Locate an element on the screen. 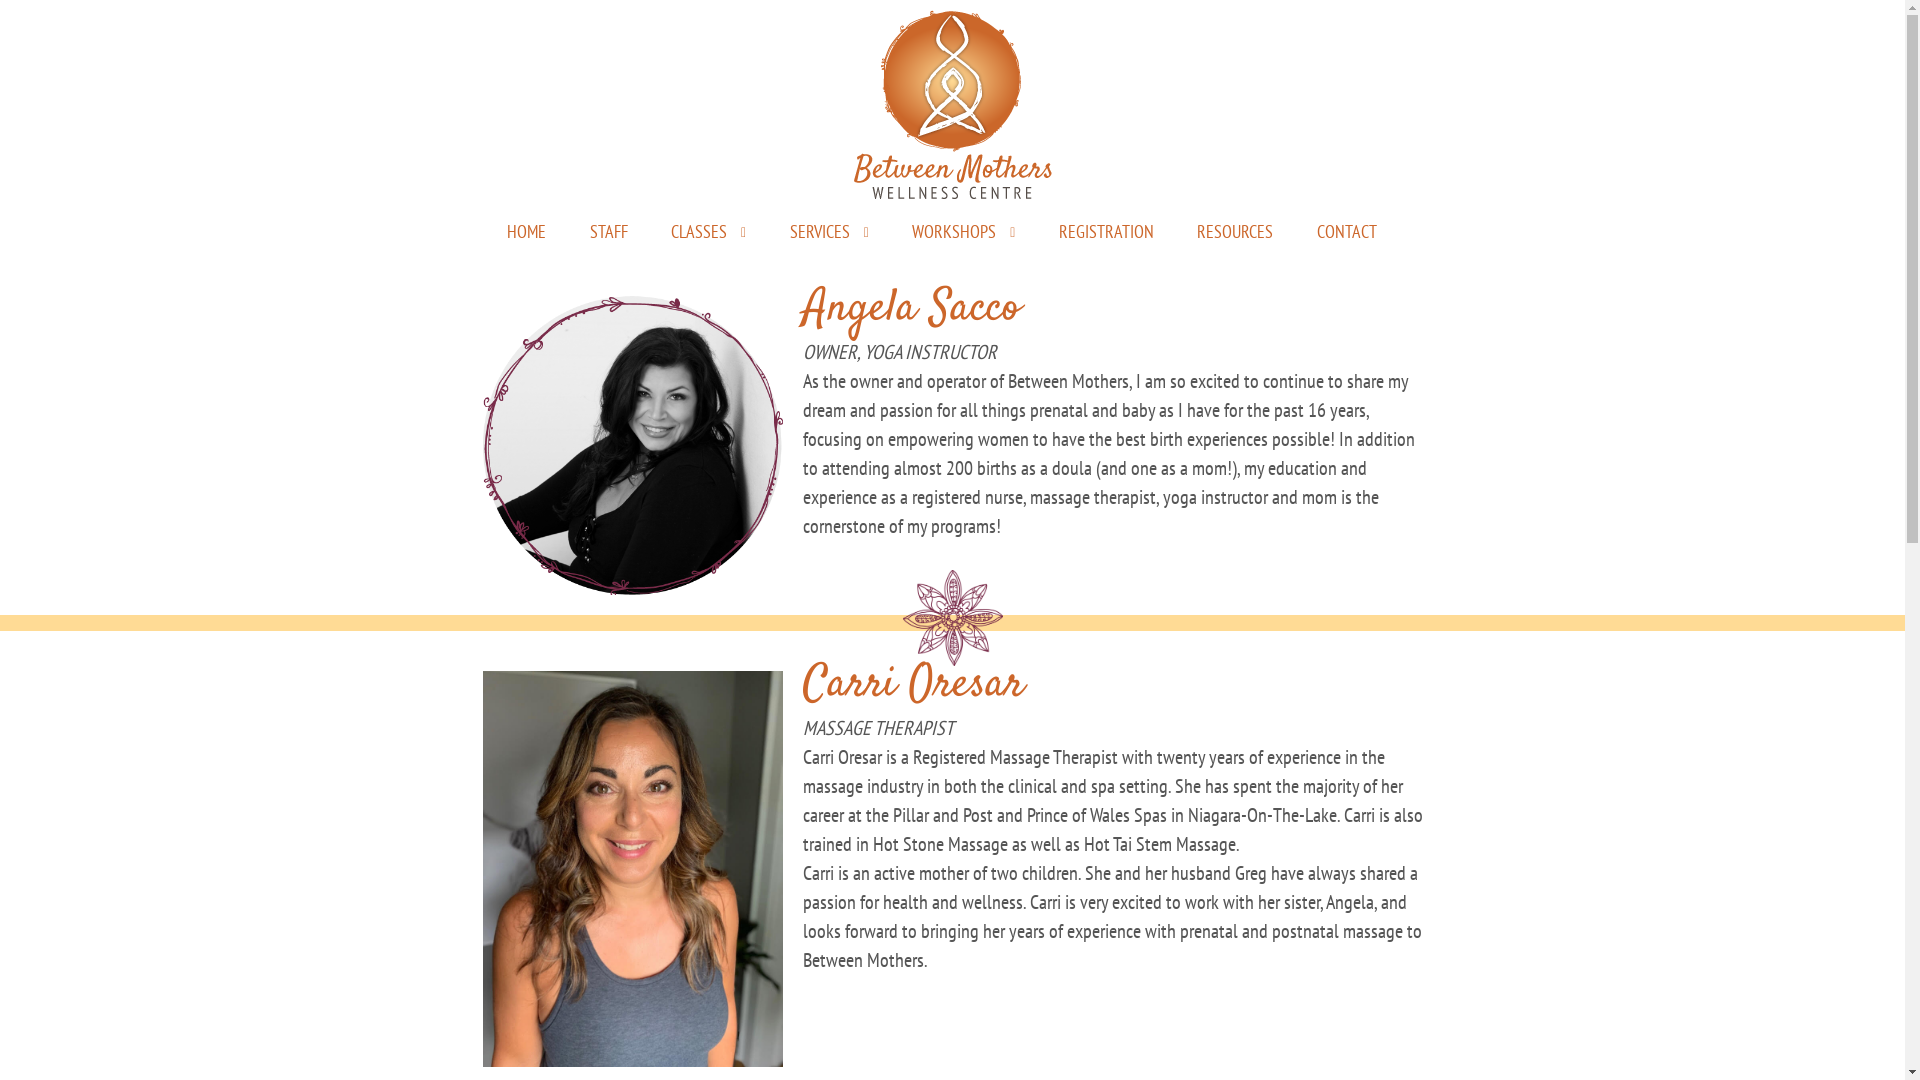  'RESOURCES' is located at coordinates (1235, 231).